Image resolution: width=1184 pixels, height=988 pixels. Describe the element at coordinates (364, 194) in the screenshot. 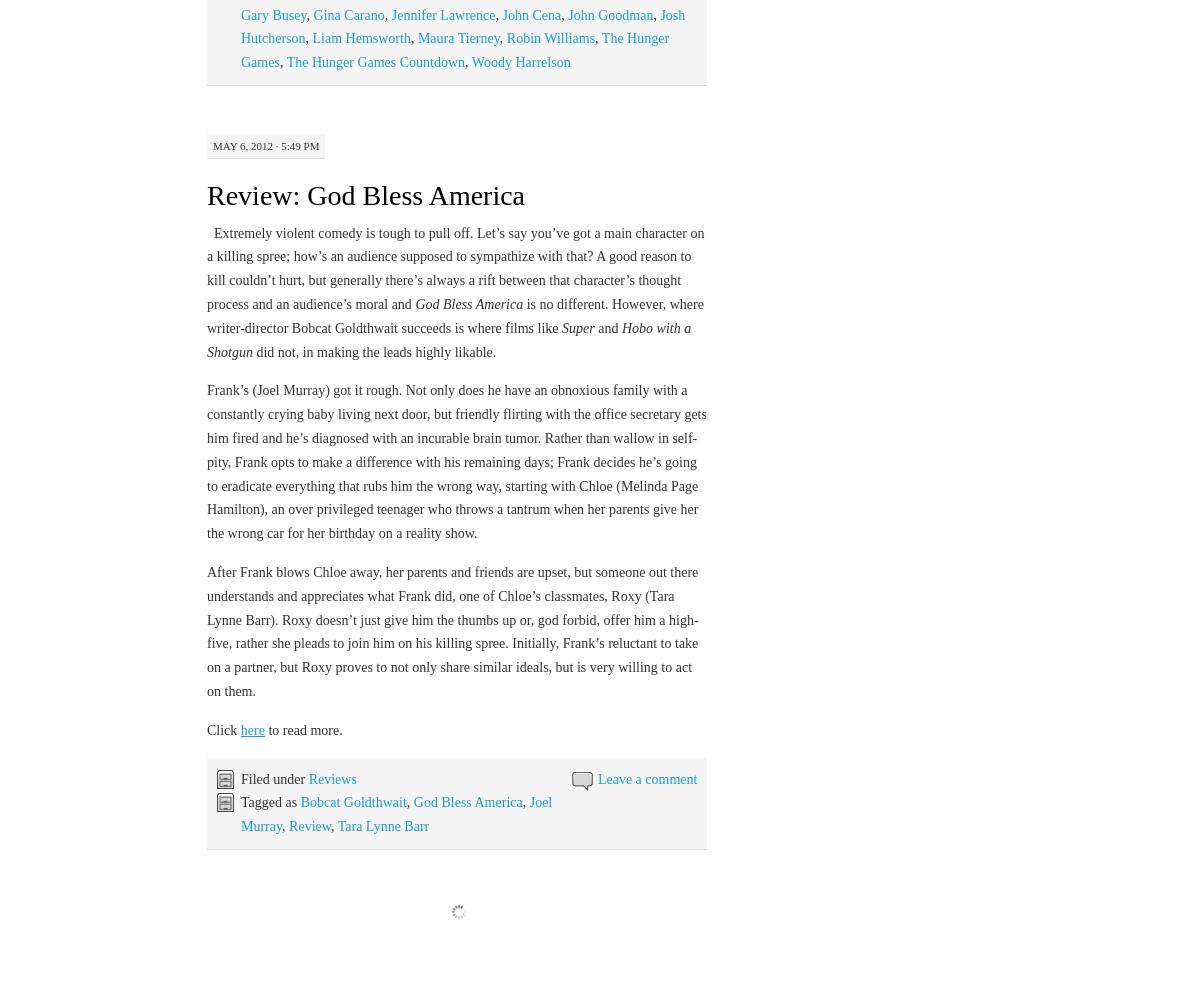

I see `'Review: God Bless America'` at that location.